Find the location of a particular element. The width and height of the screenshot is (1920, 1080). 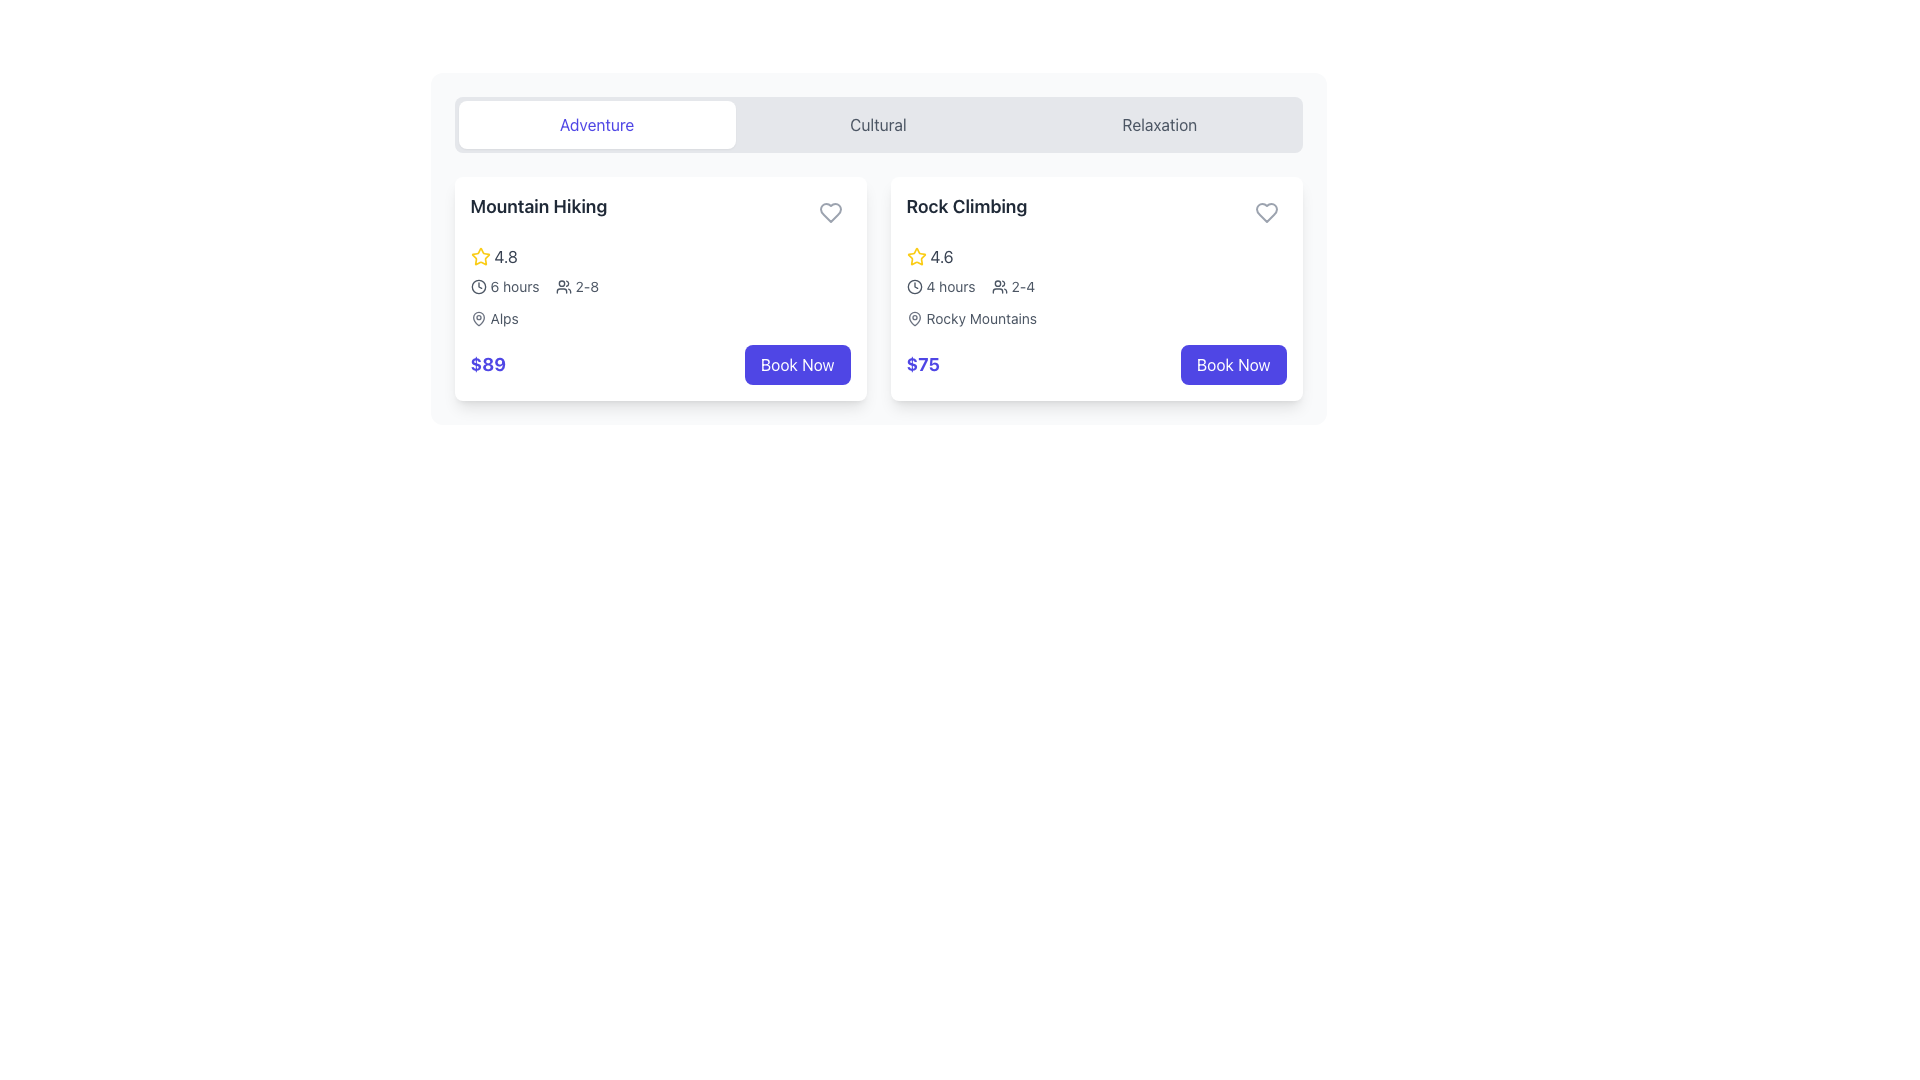

the text label with the clock icon displaying '4 hours', located within the 'Rock Climbing' activity card, to the left of the group size indicator '2-4' is located at coordinates (939, 286).